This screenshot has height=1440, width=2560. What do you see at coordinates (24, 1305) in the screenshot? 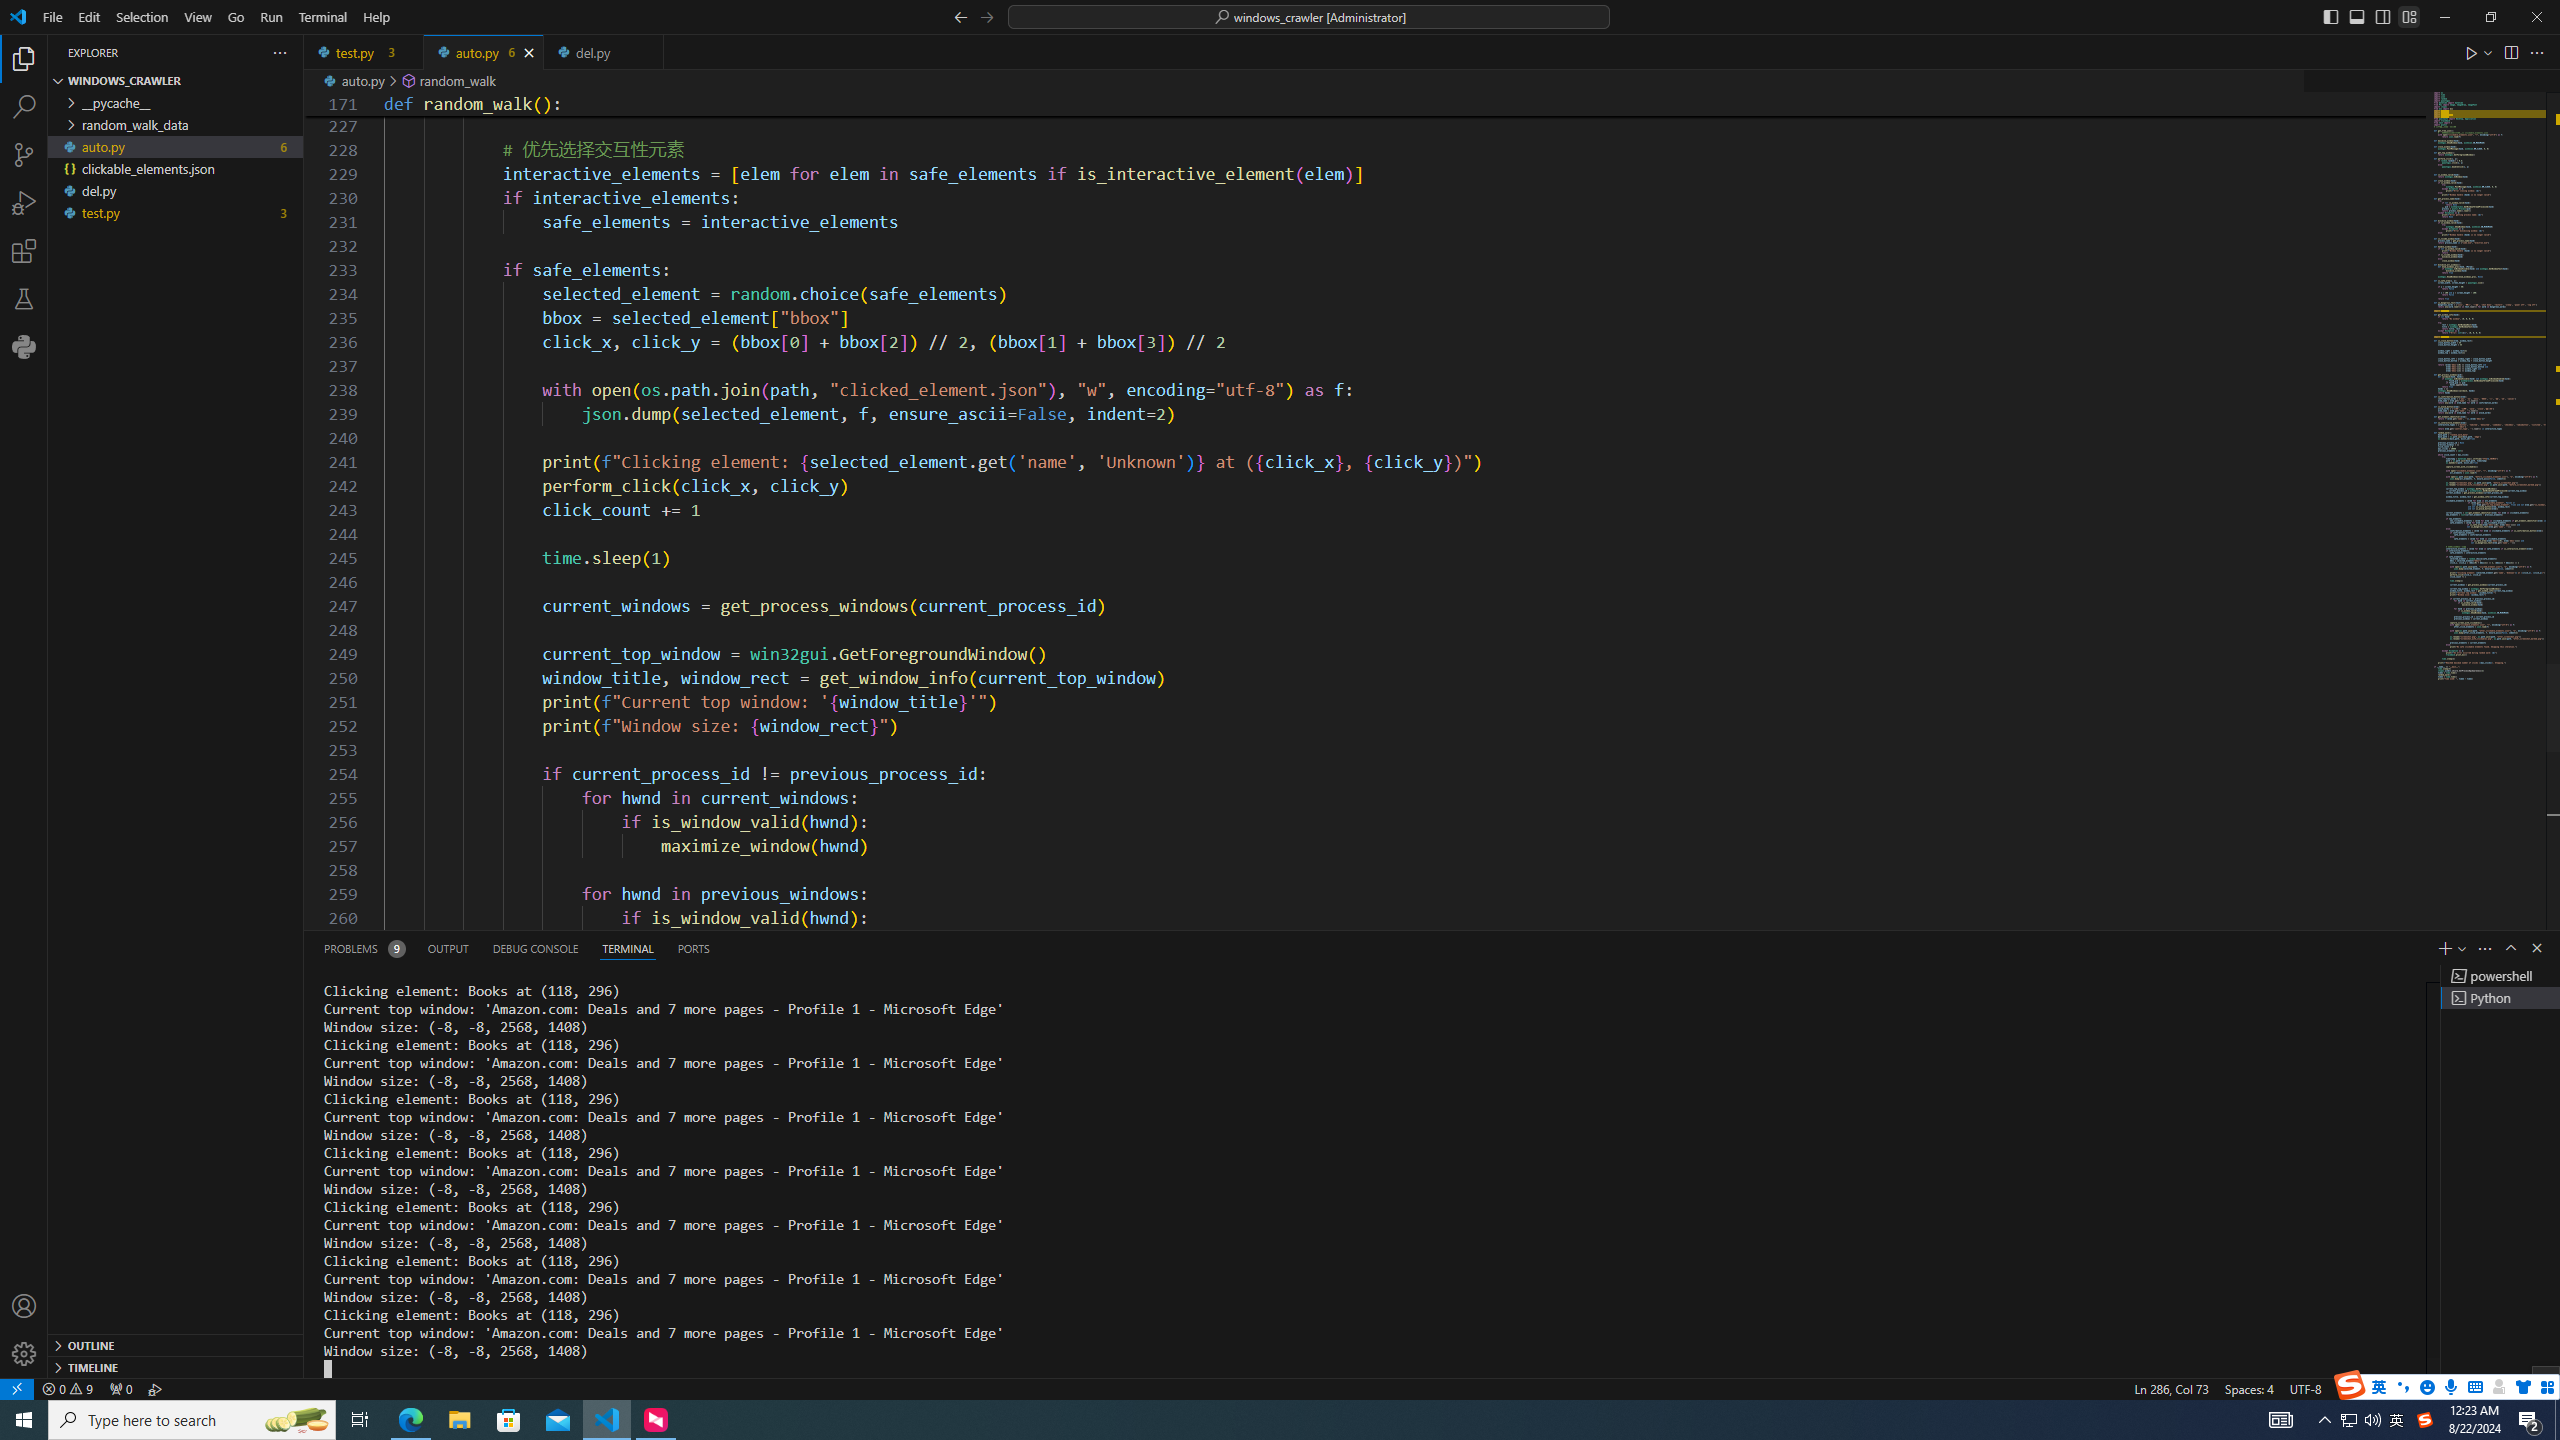
I see `'Accounts'` at bounding box center [24, 1305].